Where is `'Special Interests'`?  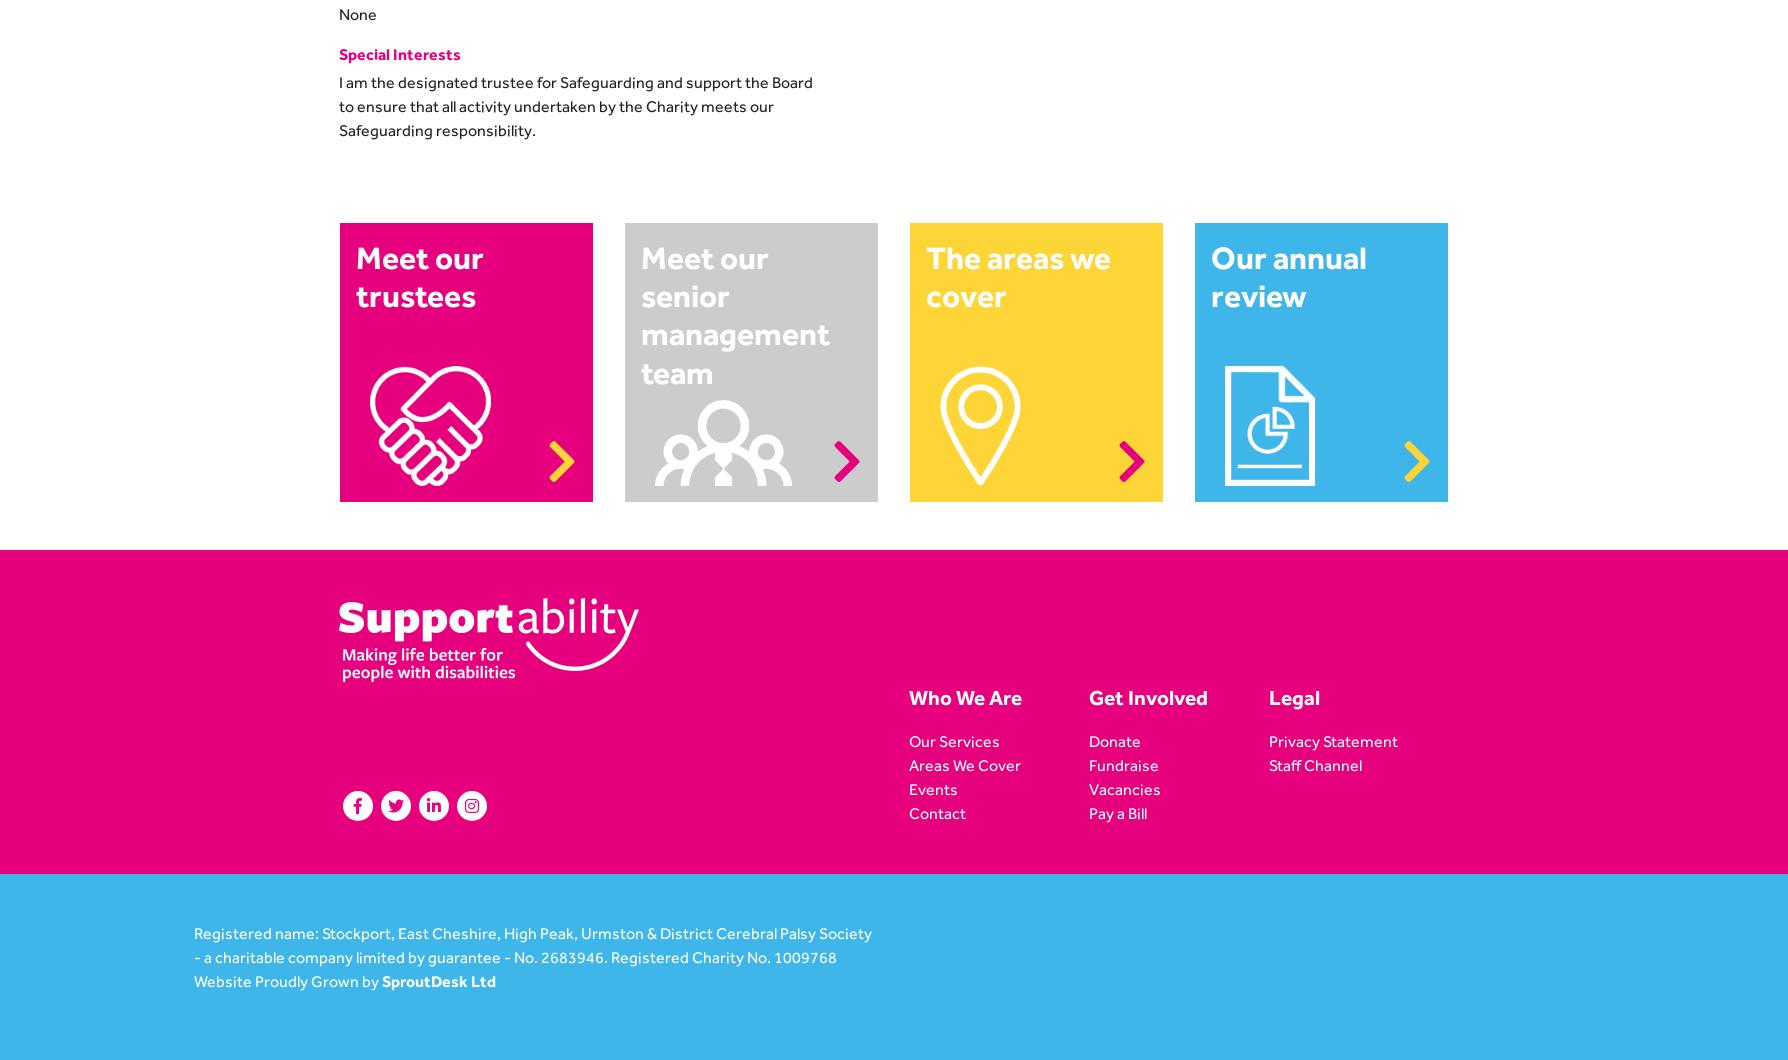 'Special Interests' is located at coordinates (398, 53).